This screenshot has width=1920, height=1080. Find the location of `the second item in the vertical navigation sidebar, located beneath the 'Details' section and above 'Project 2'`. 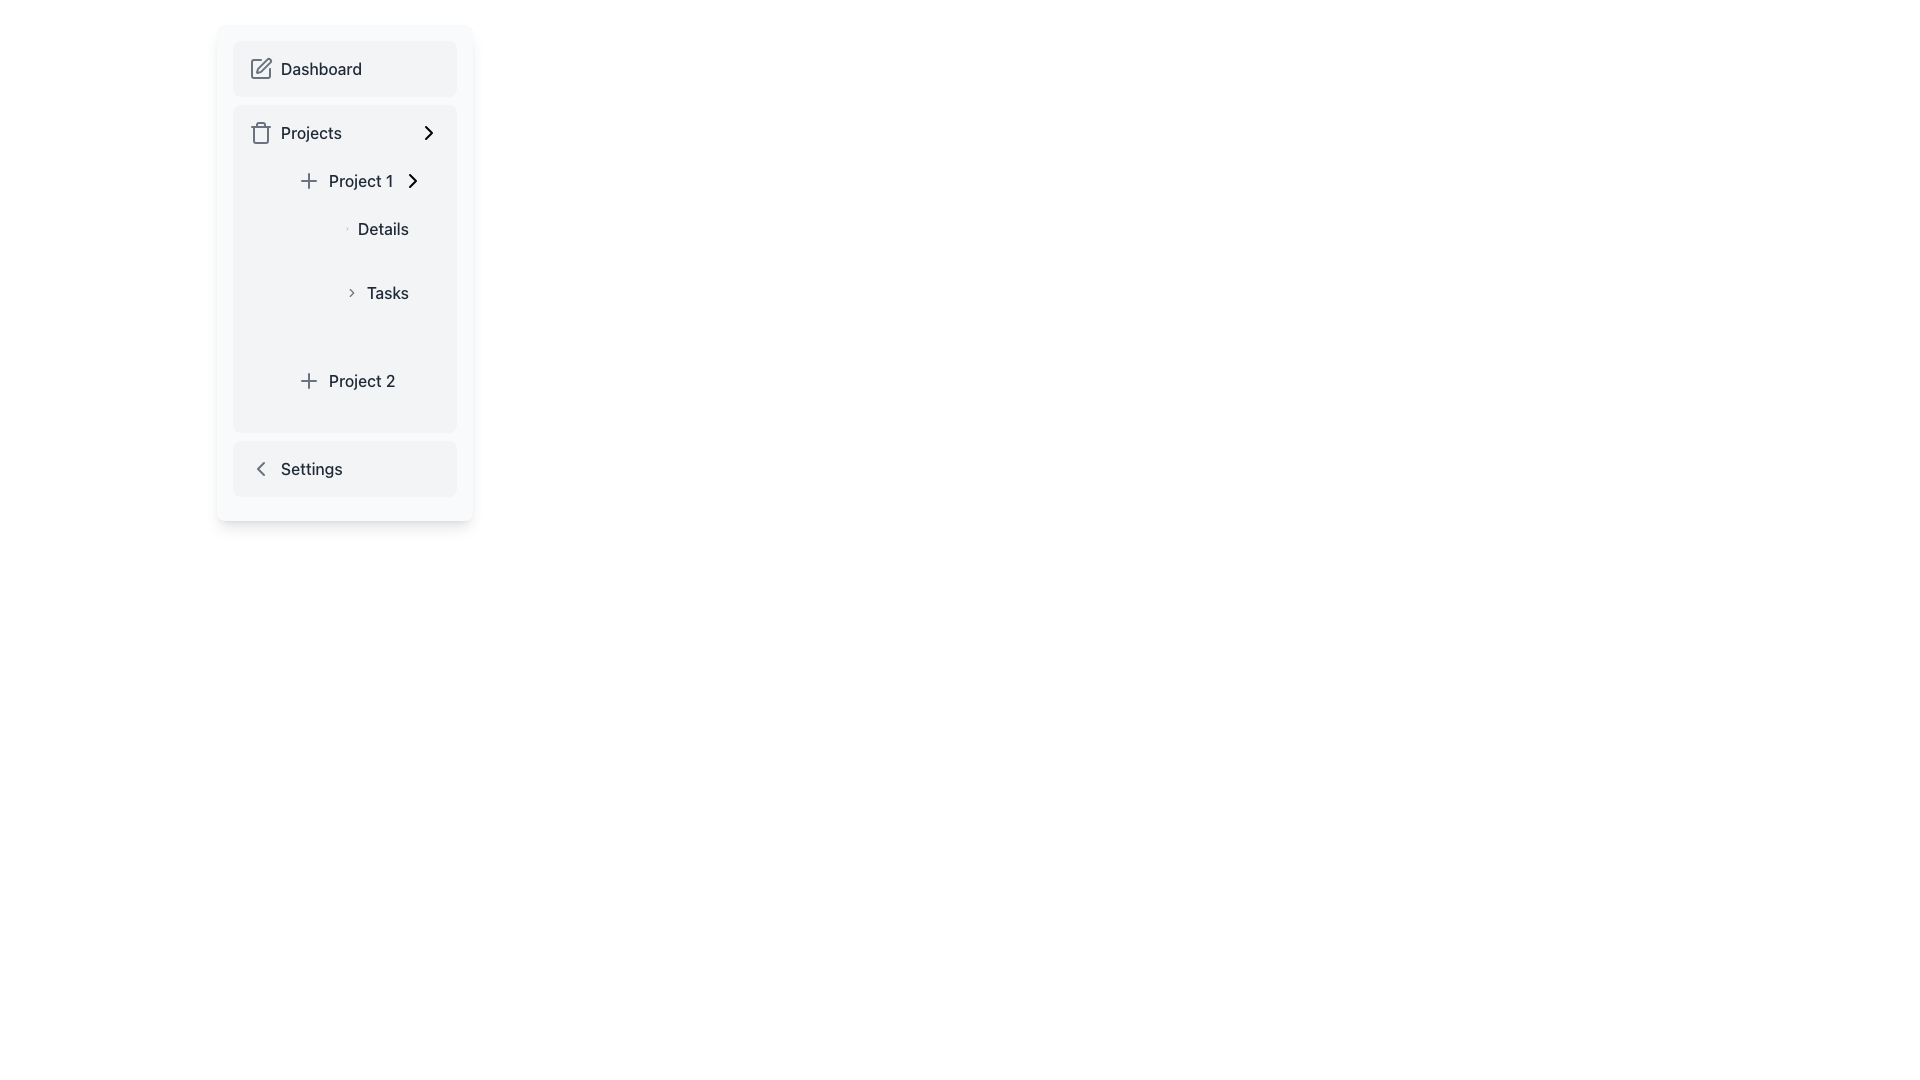

the second item in the vertical navigation sidebar, located beneath the 'Details' section and above 'Project 2' is located at coordinates (377, 293).